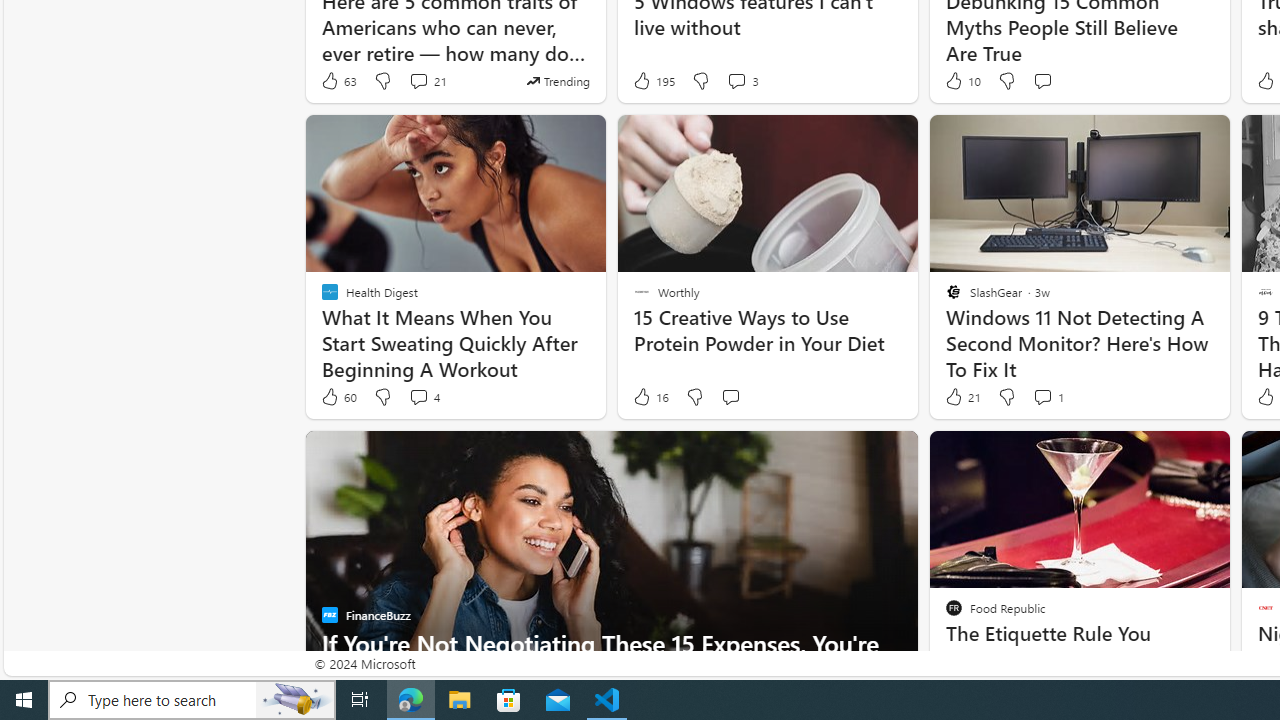 The image size is (1280, 720). I want to click on 'View comments 4 Comment', so click(417, 397).